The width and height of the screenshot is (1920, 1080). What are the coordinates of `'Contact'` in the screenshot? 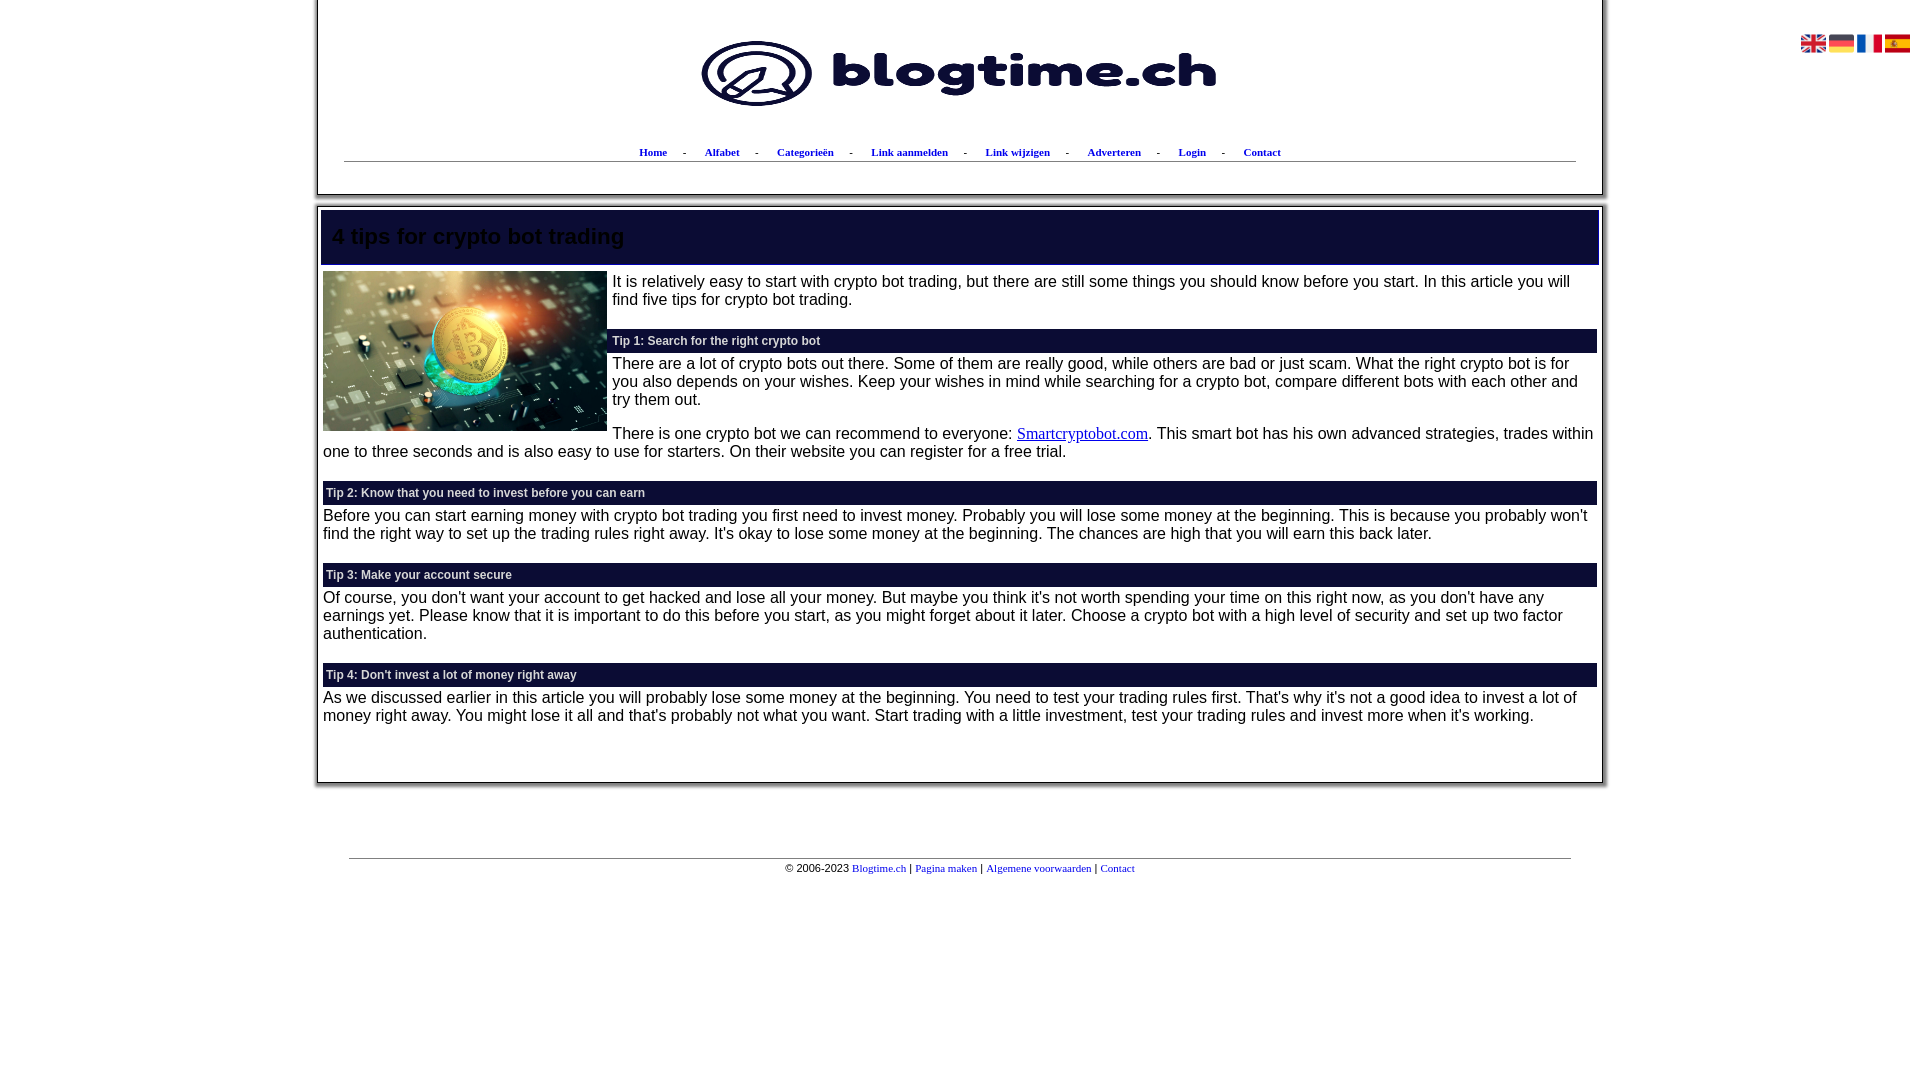 It's located at (1261, 150).